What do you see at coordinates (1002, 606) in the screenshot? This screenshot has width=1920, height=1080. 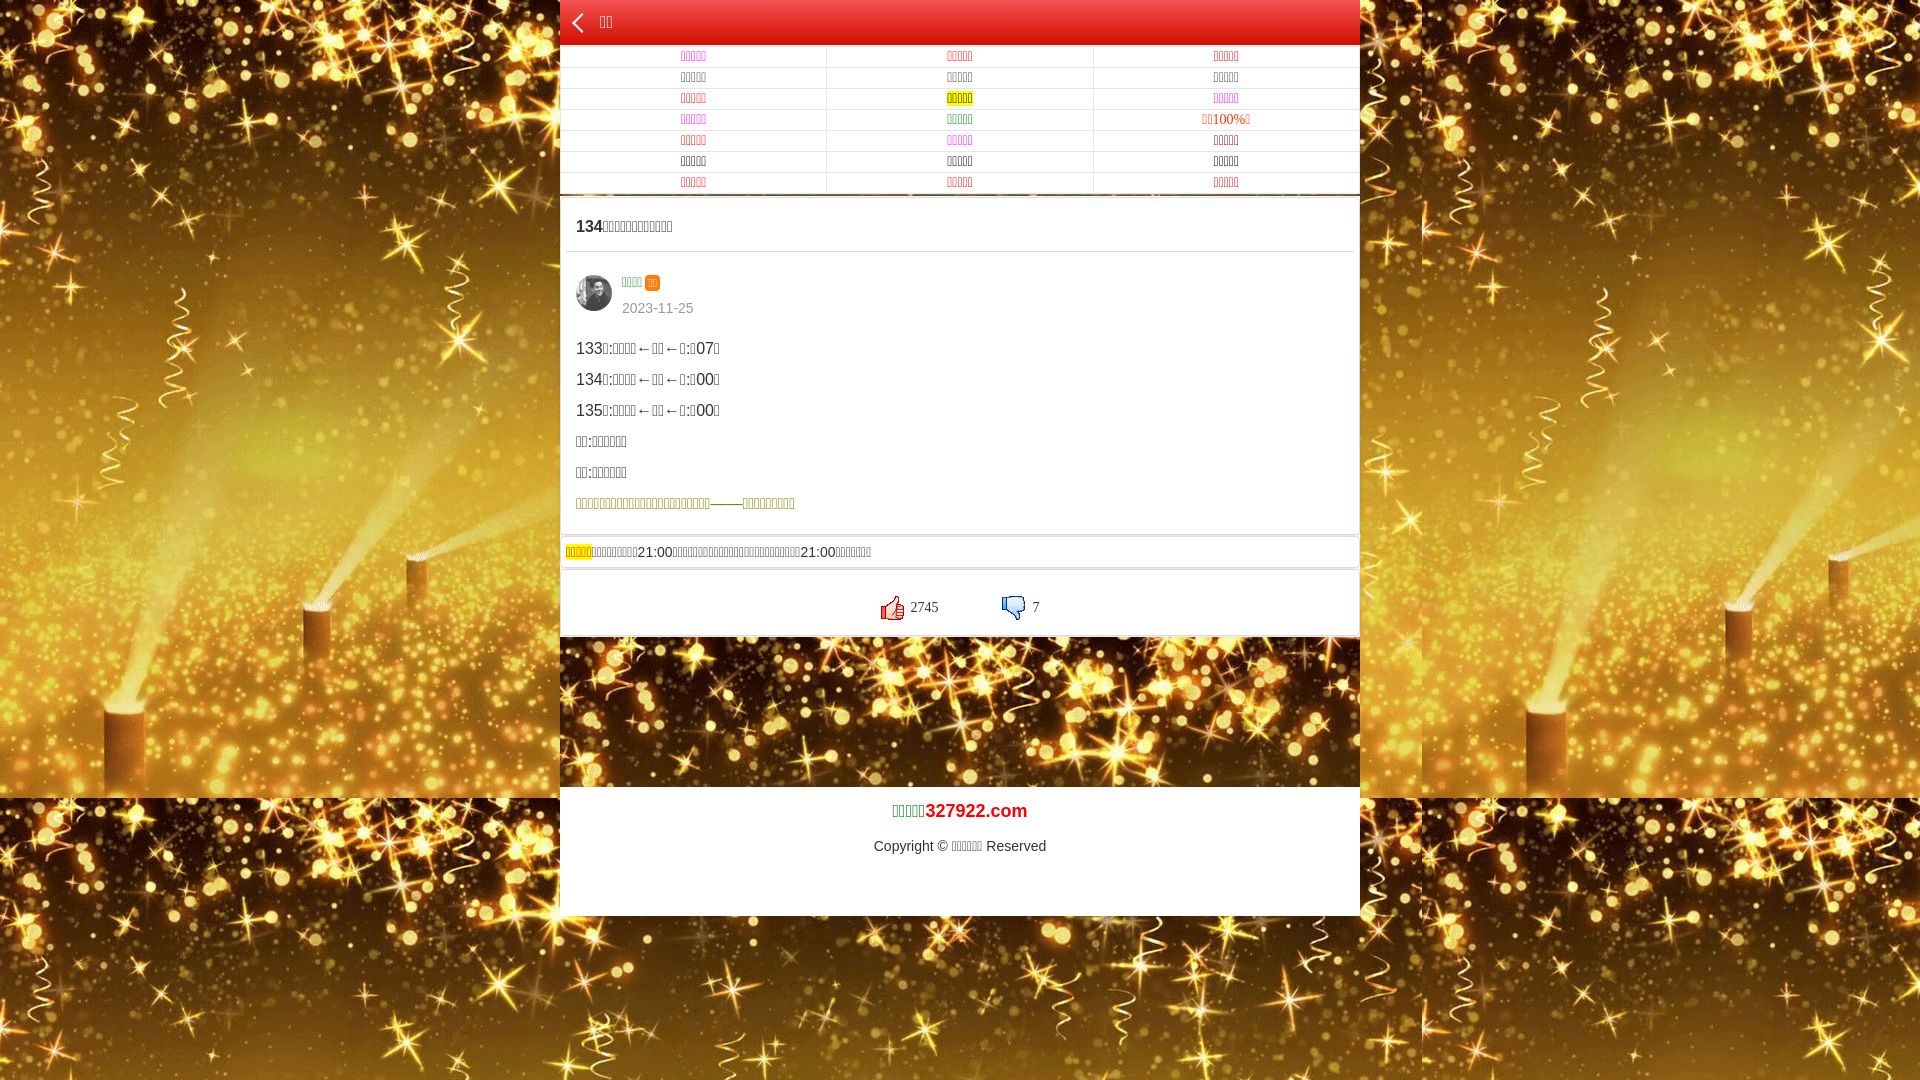 I see `'7'` at bounding box center [1002, 606].